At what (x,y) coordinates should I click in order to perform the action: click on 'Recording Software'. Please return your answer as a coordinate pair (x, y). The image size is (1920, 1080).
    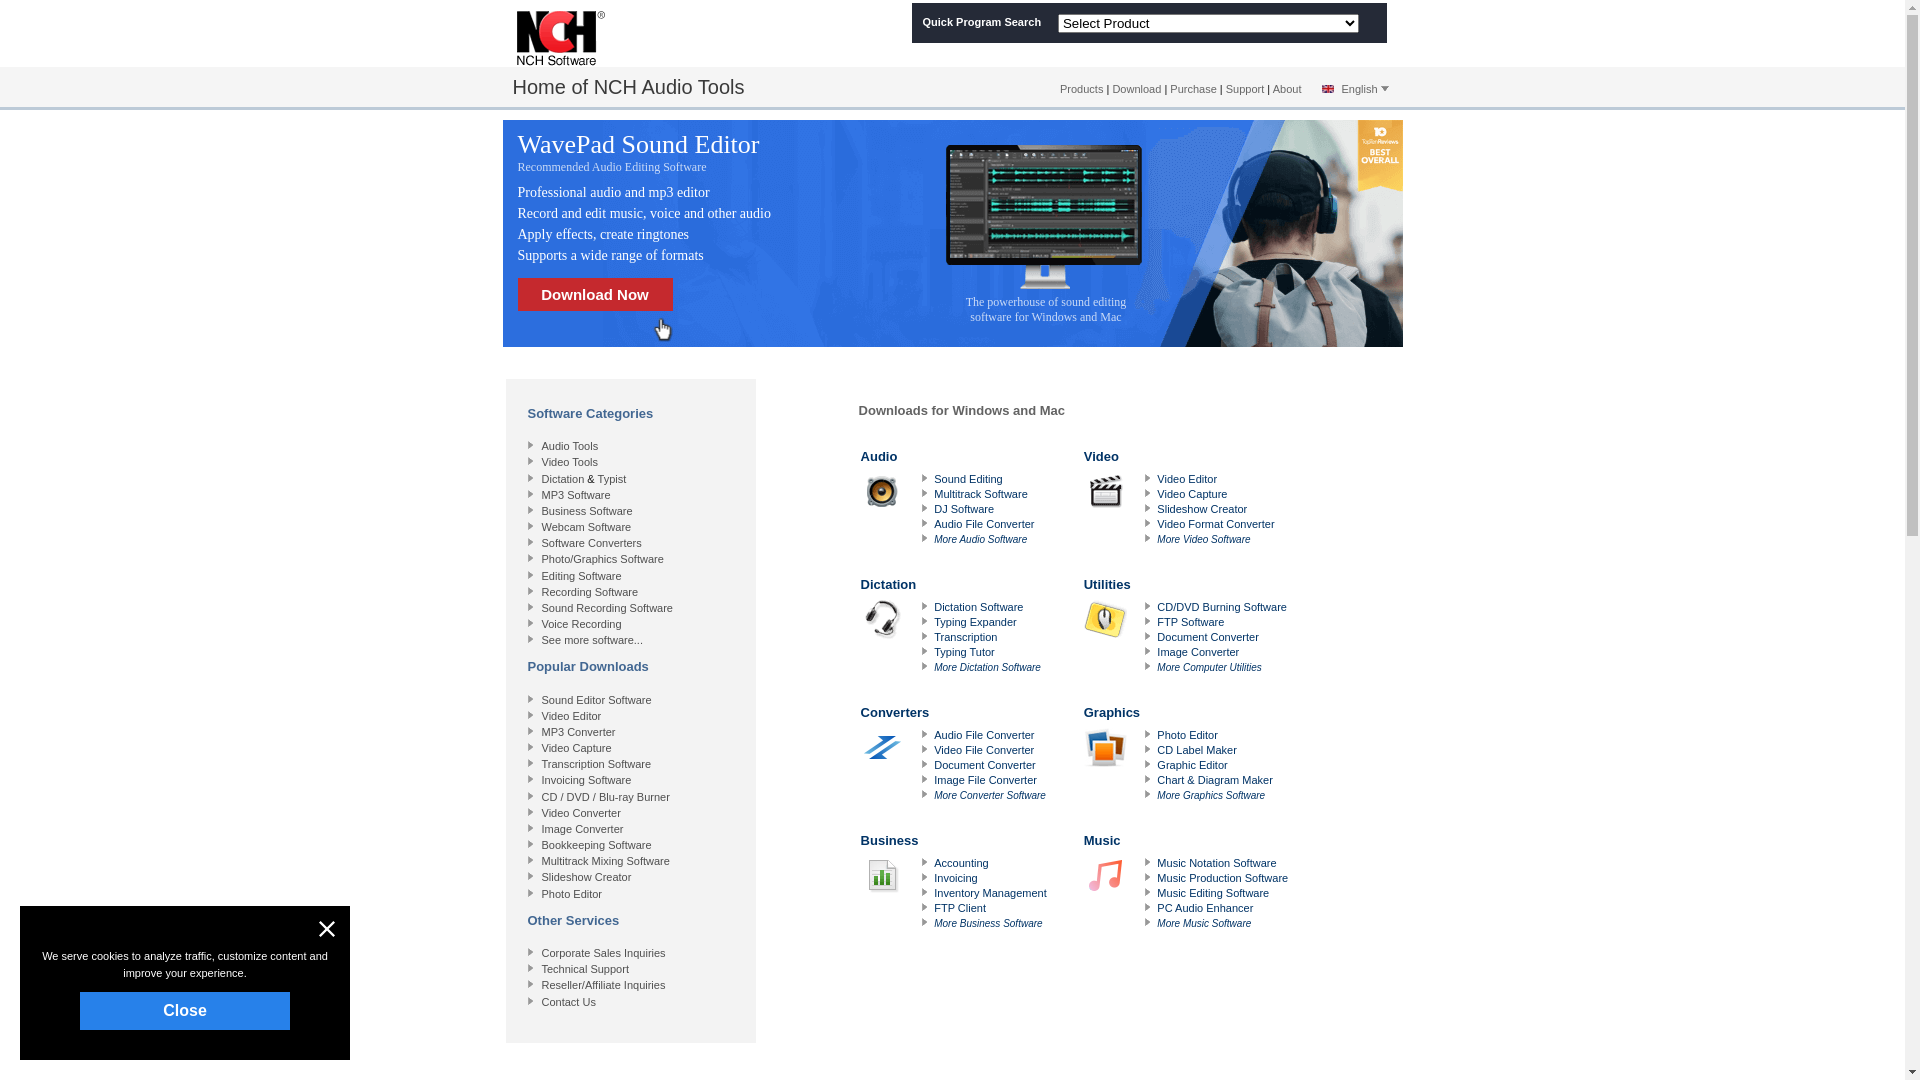
    Looking at the image, I should click on (589, 590).